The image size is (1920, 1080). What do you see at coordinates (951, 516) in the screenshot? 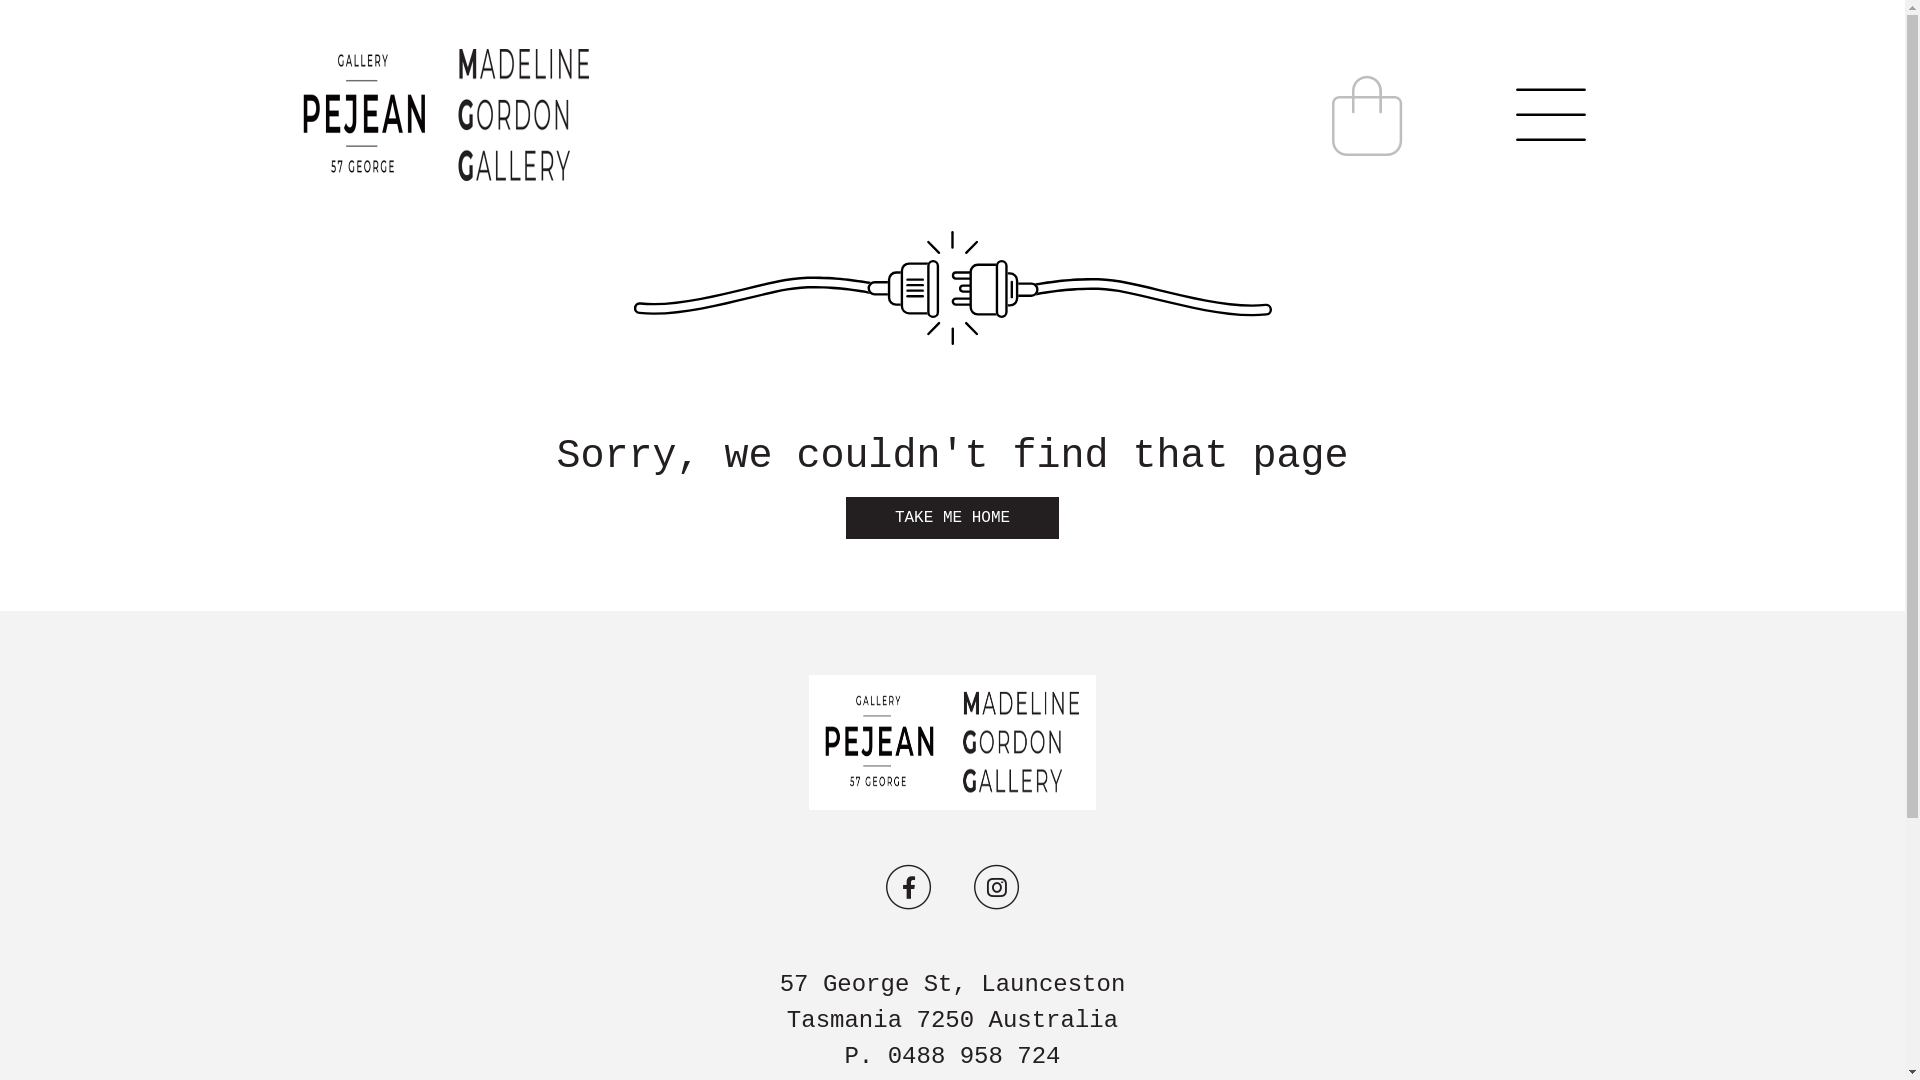
I see `'TAKE ME HOME'` at bounding box center [951, 516].